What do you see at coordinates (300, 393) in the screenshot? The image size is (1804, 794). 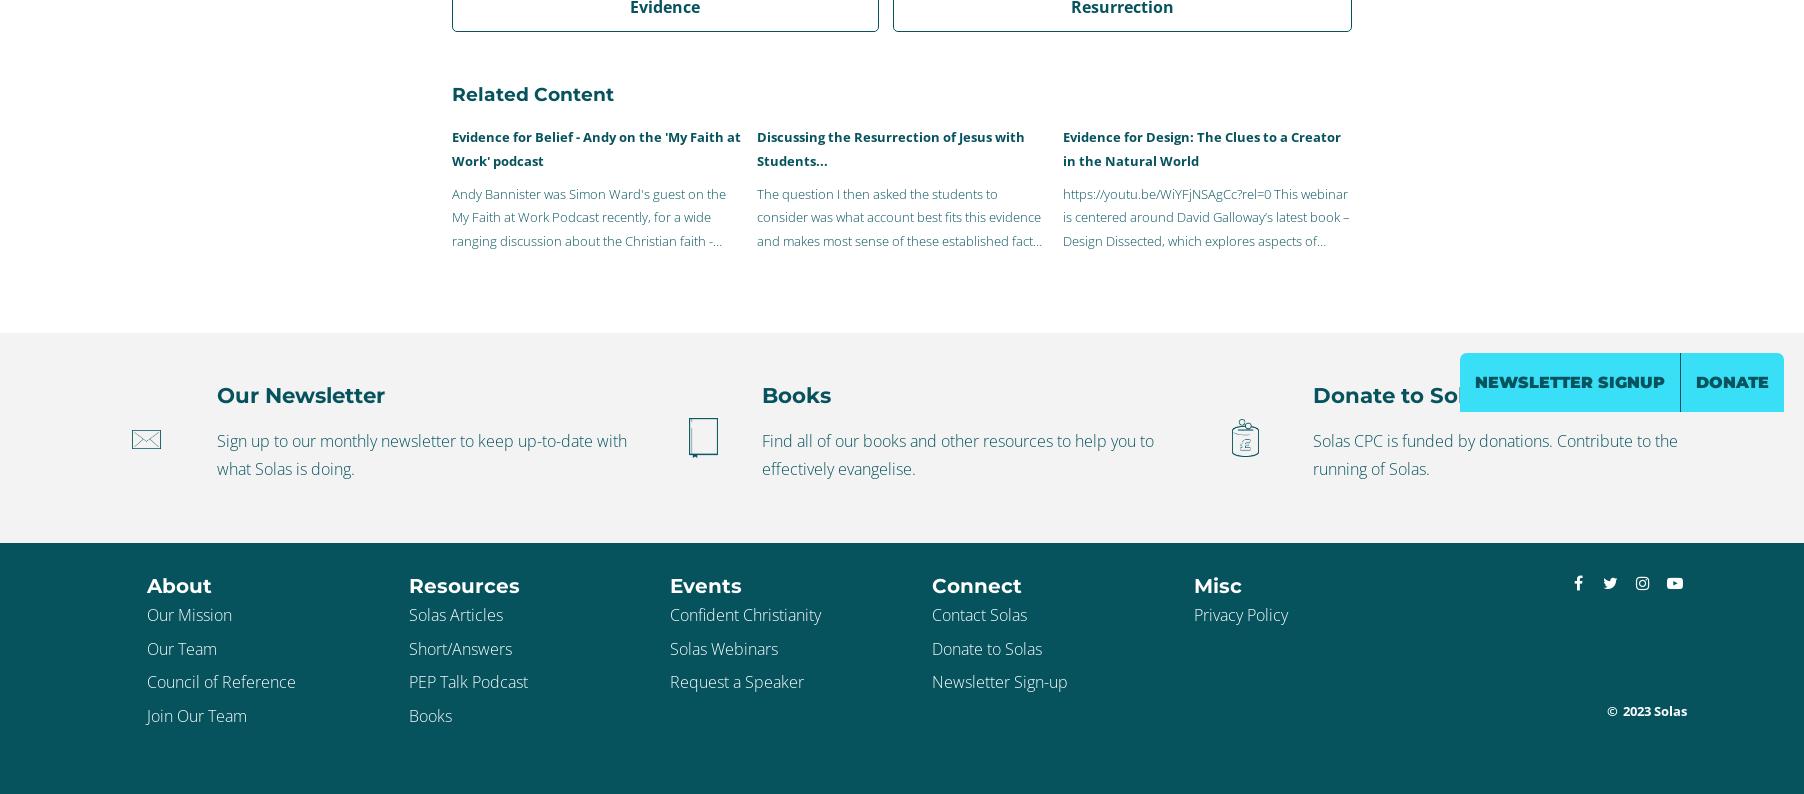 I see `'Our Newsletter'` at bounding box center [300, 393].